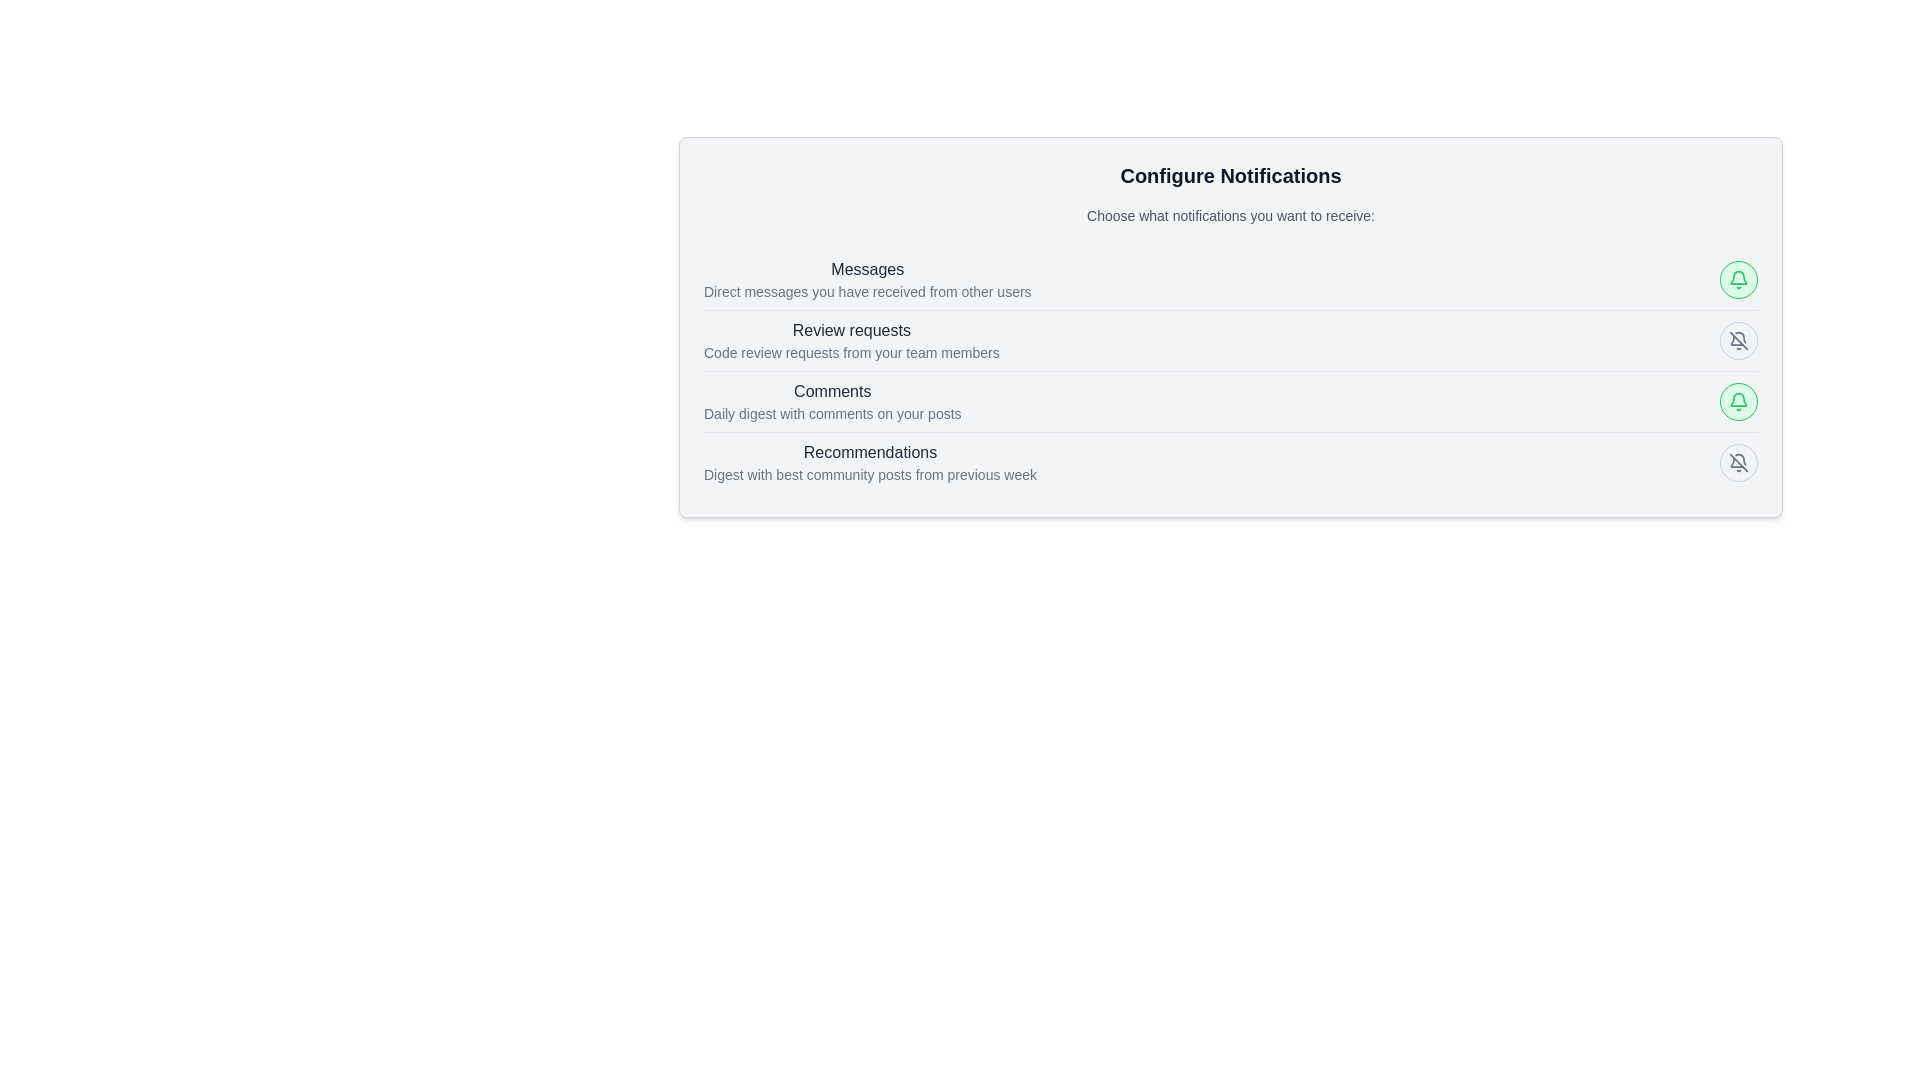 Image resolution: width=1920 pixels, height=1080 pixels. What do you see at coordinates (870, 462) in the screenshot?
I see `the text block labeled 'Recommendations' which is located in the fourth row of the notification options list under 'Configure Notifications'` at bounding box center [870, 462].